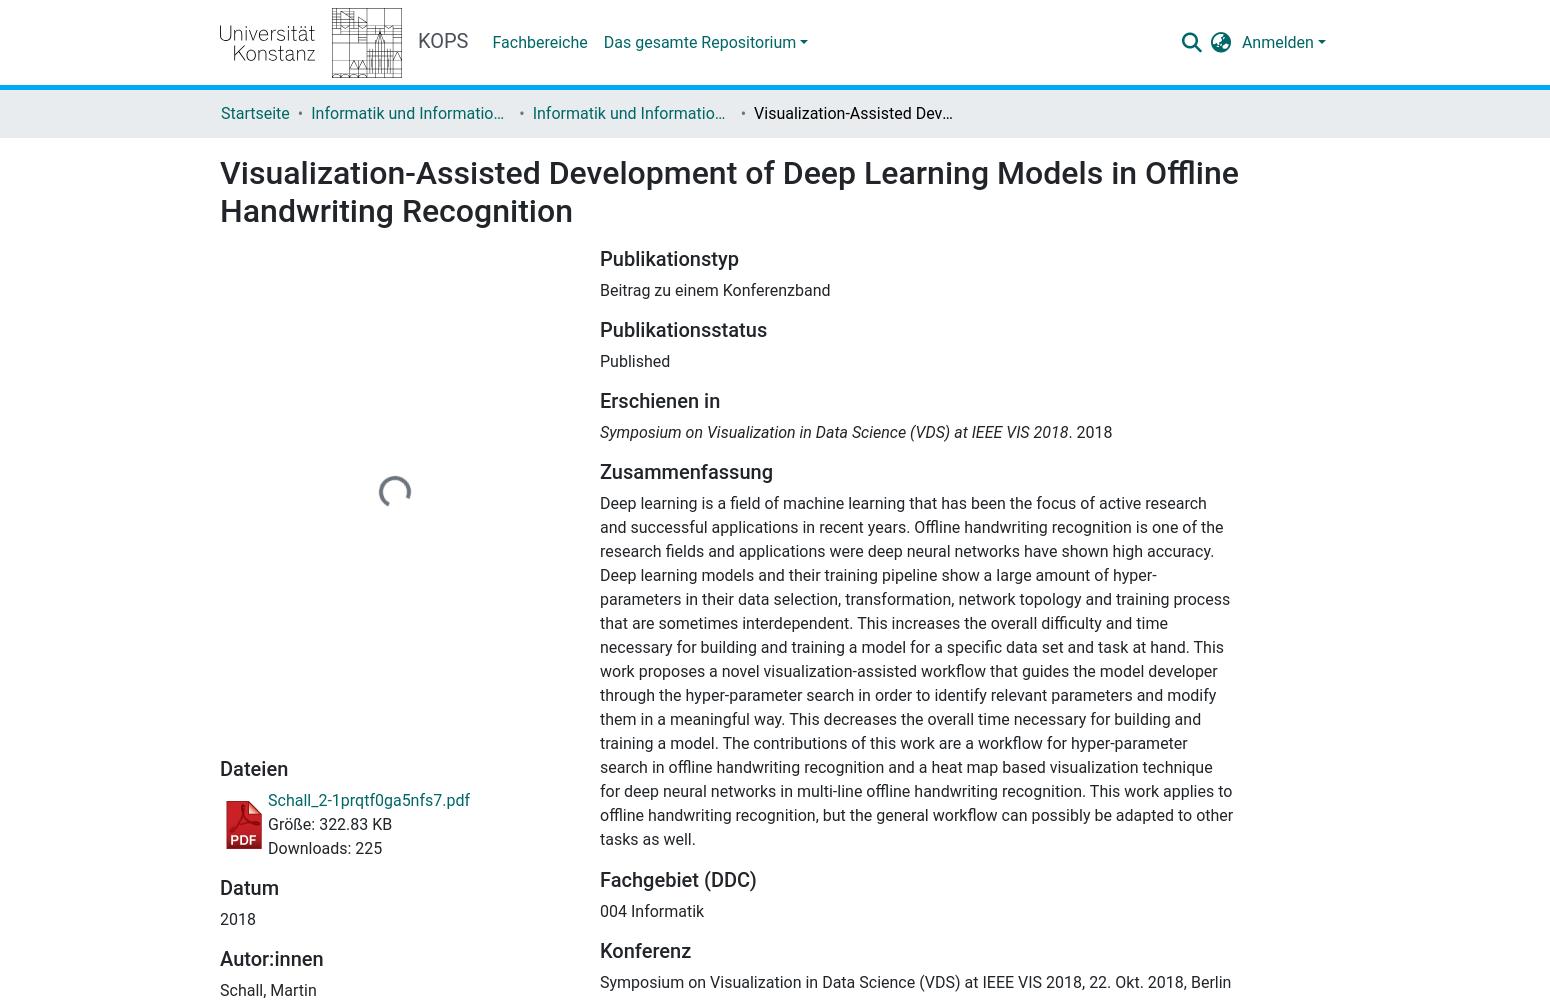 This screenshot has width=1550, height=1000. I want to click on 'Schall, Martin', so click(267, 988).